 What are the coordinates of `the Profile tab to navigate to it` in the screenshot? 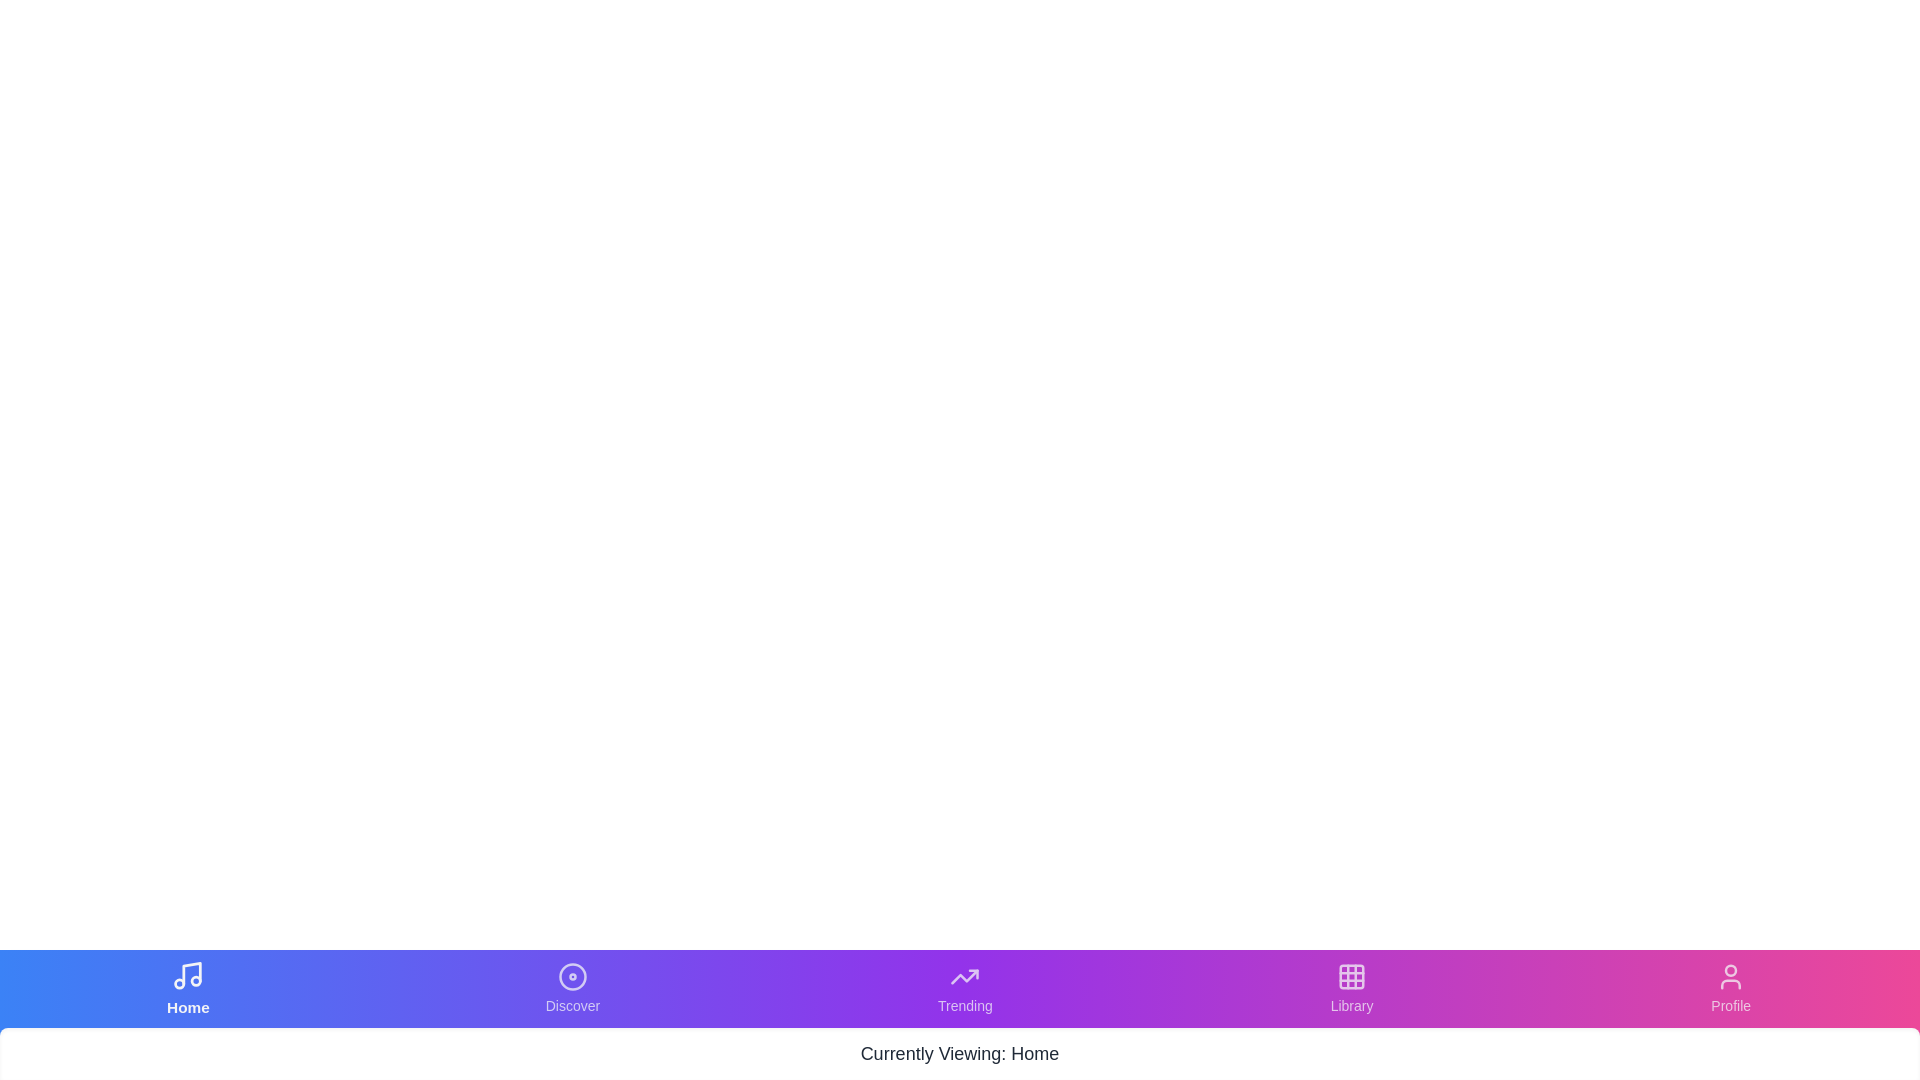 It's located at (1730, 987).